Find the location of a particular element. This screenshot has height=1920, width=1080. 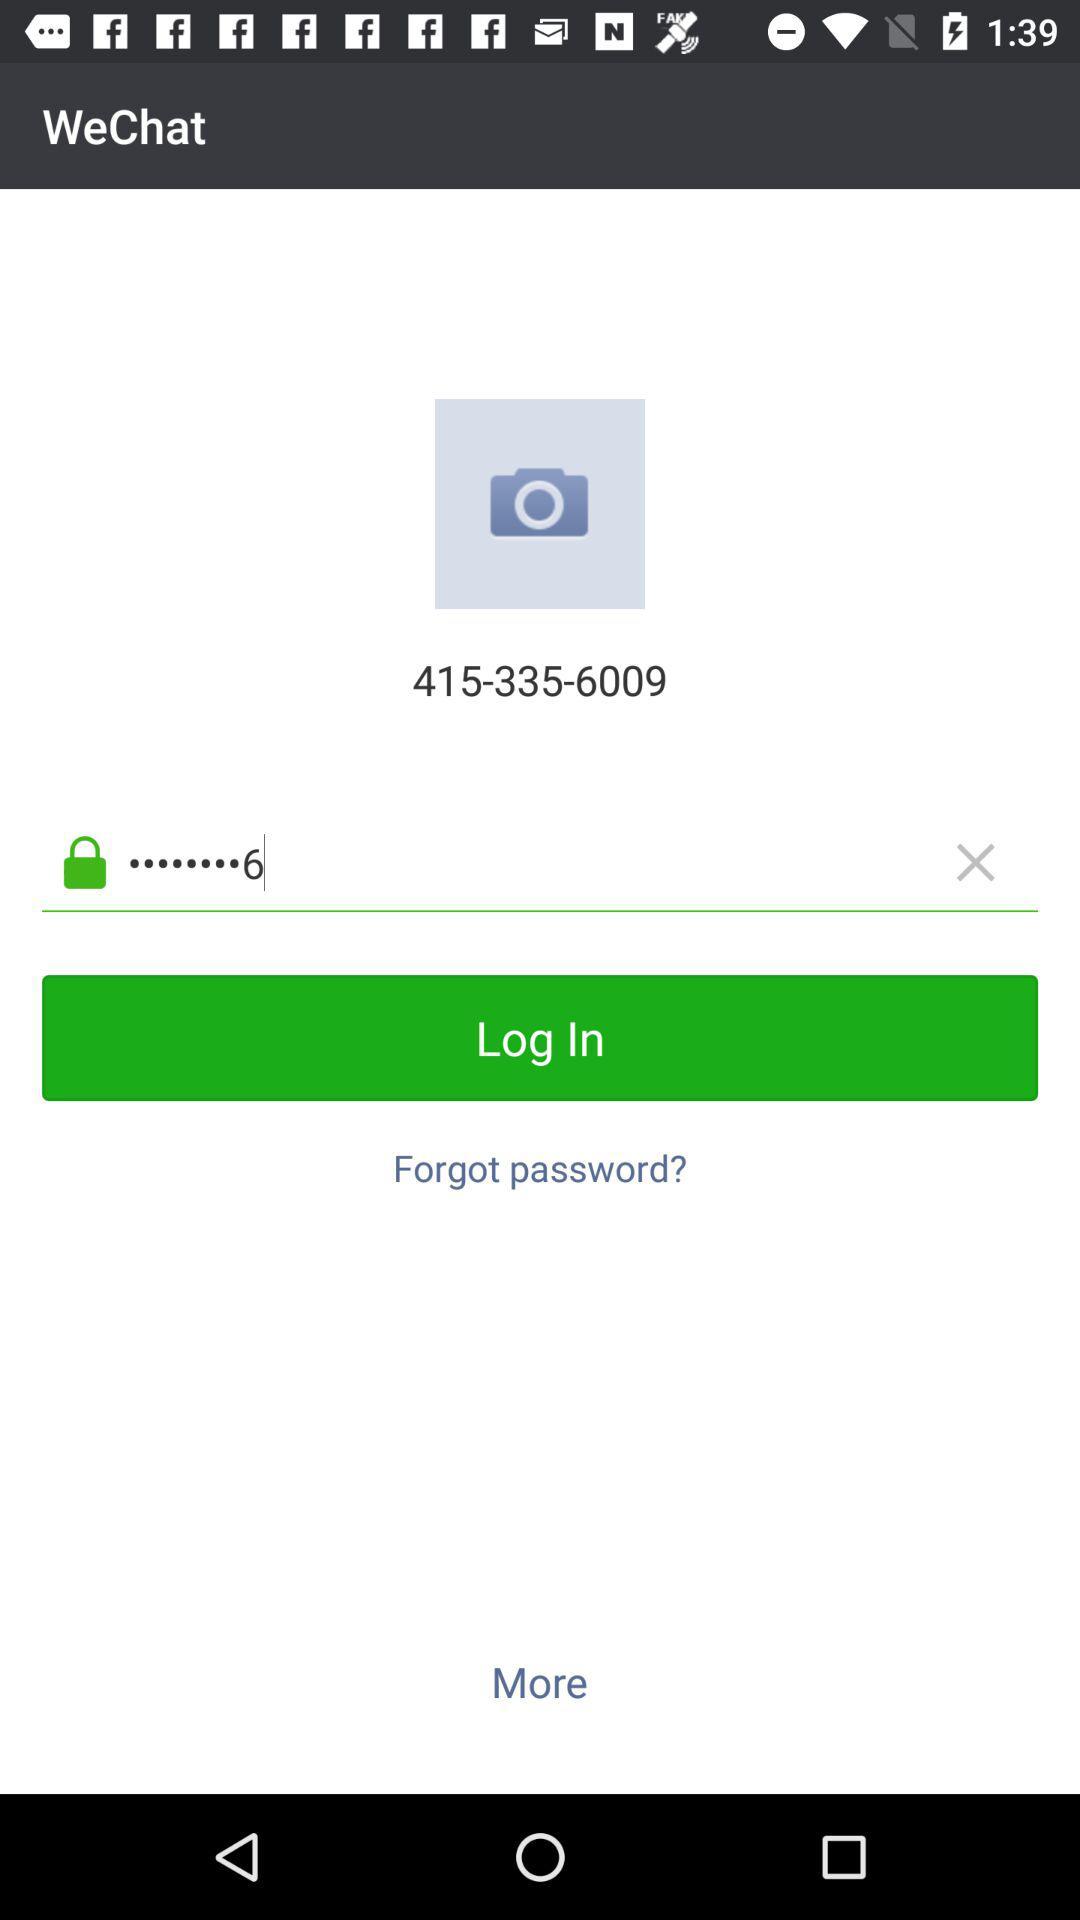

crowd3116 icon is located at coordinates (572, 862).